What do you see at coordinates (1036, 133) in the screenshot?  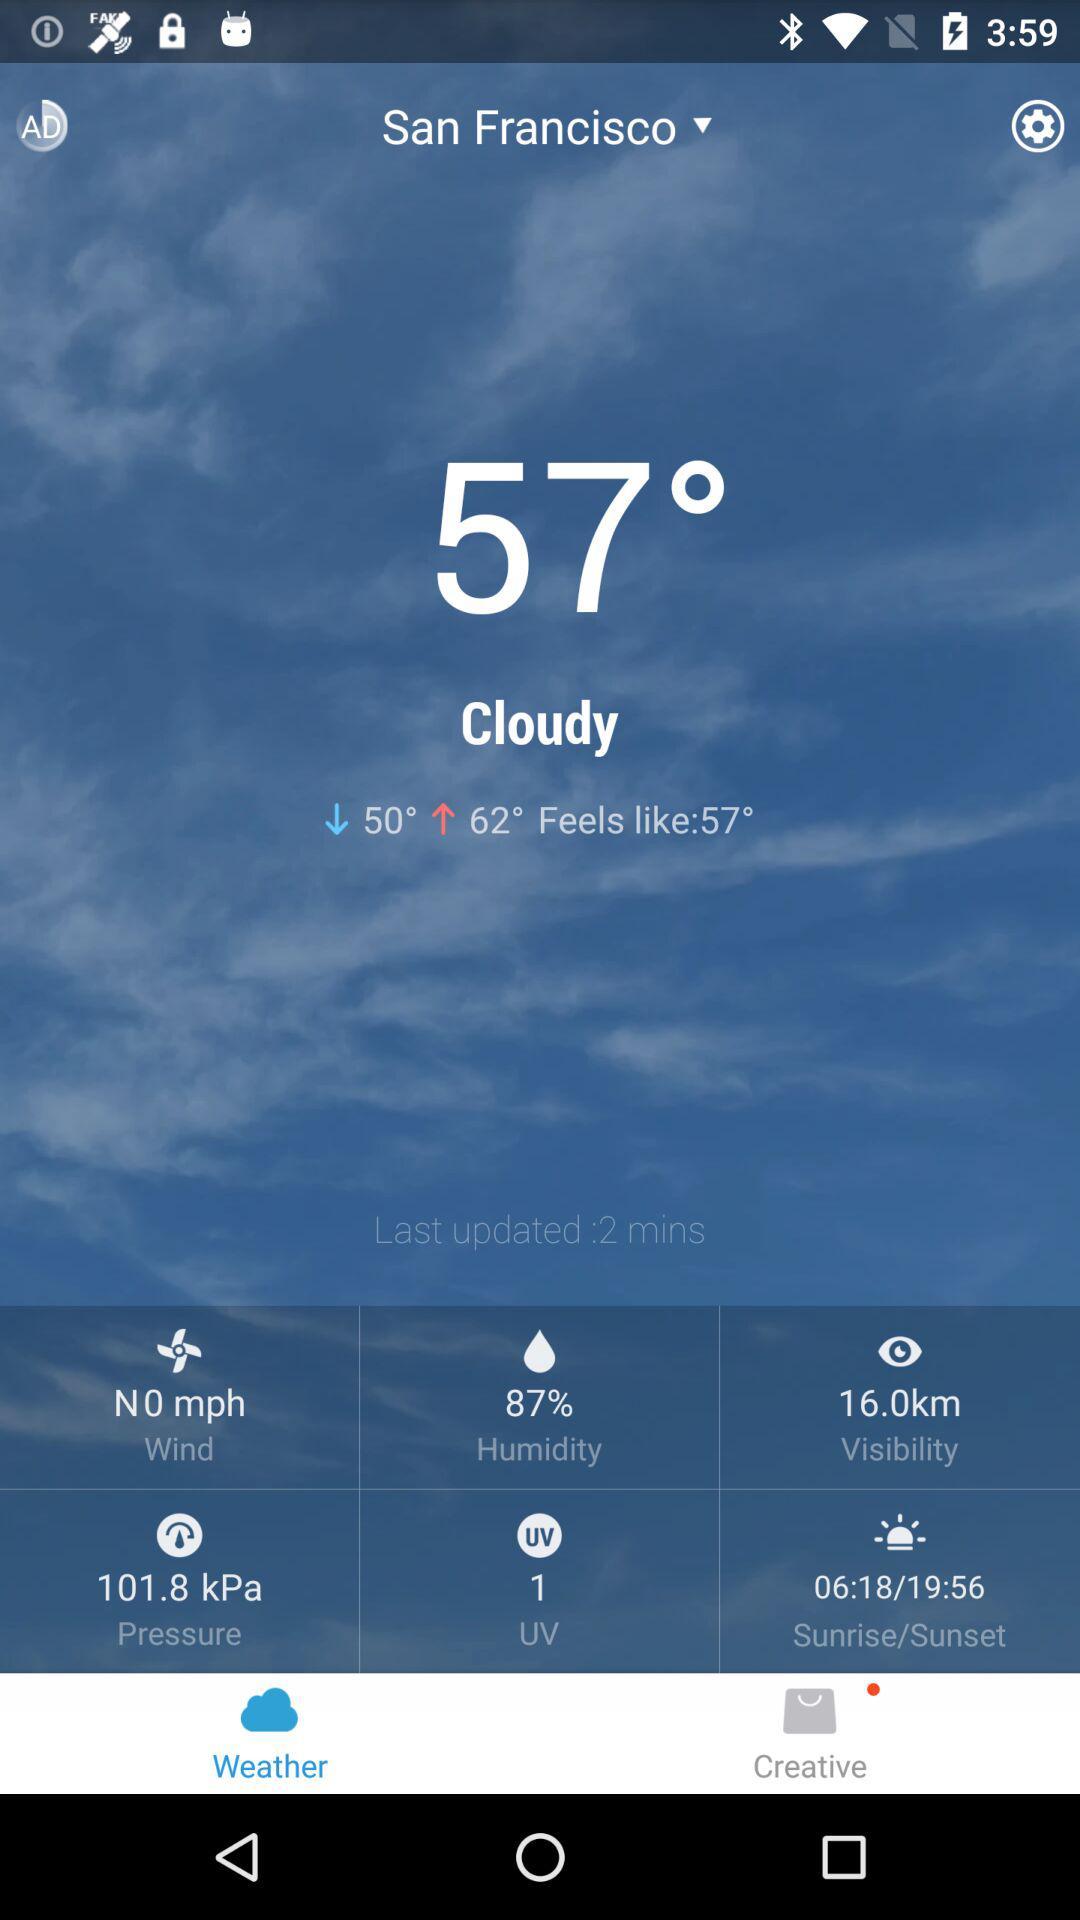 I see `the settings icon` at bounding box center [1036, 133].